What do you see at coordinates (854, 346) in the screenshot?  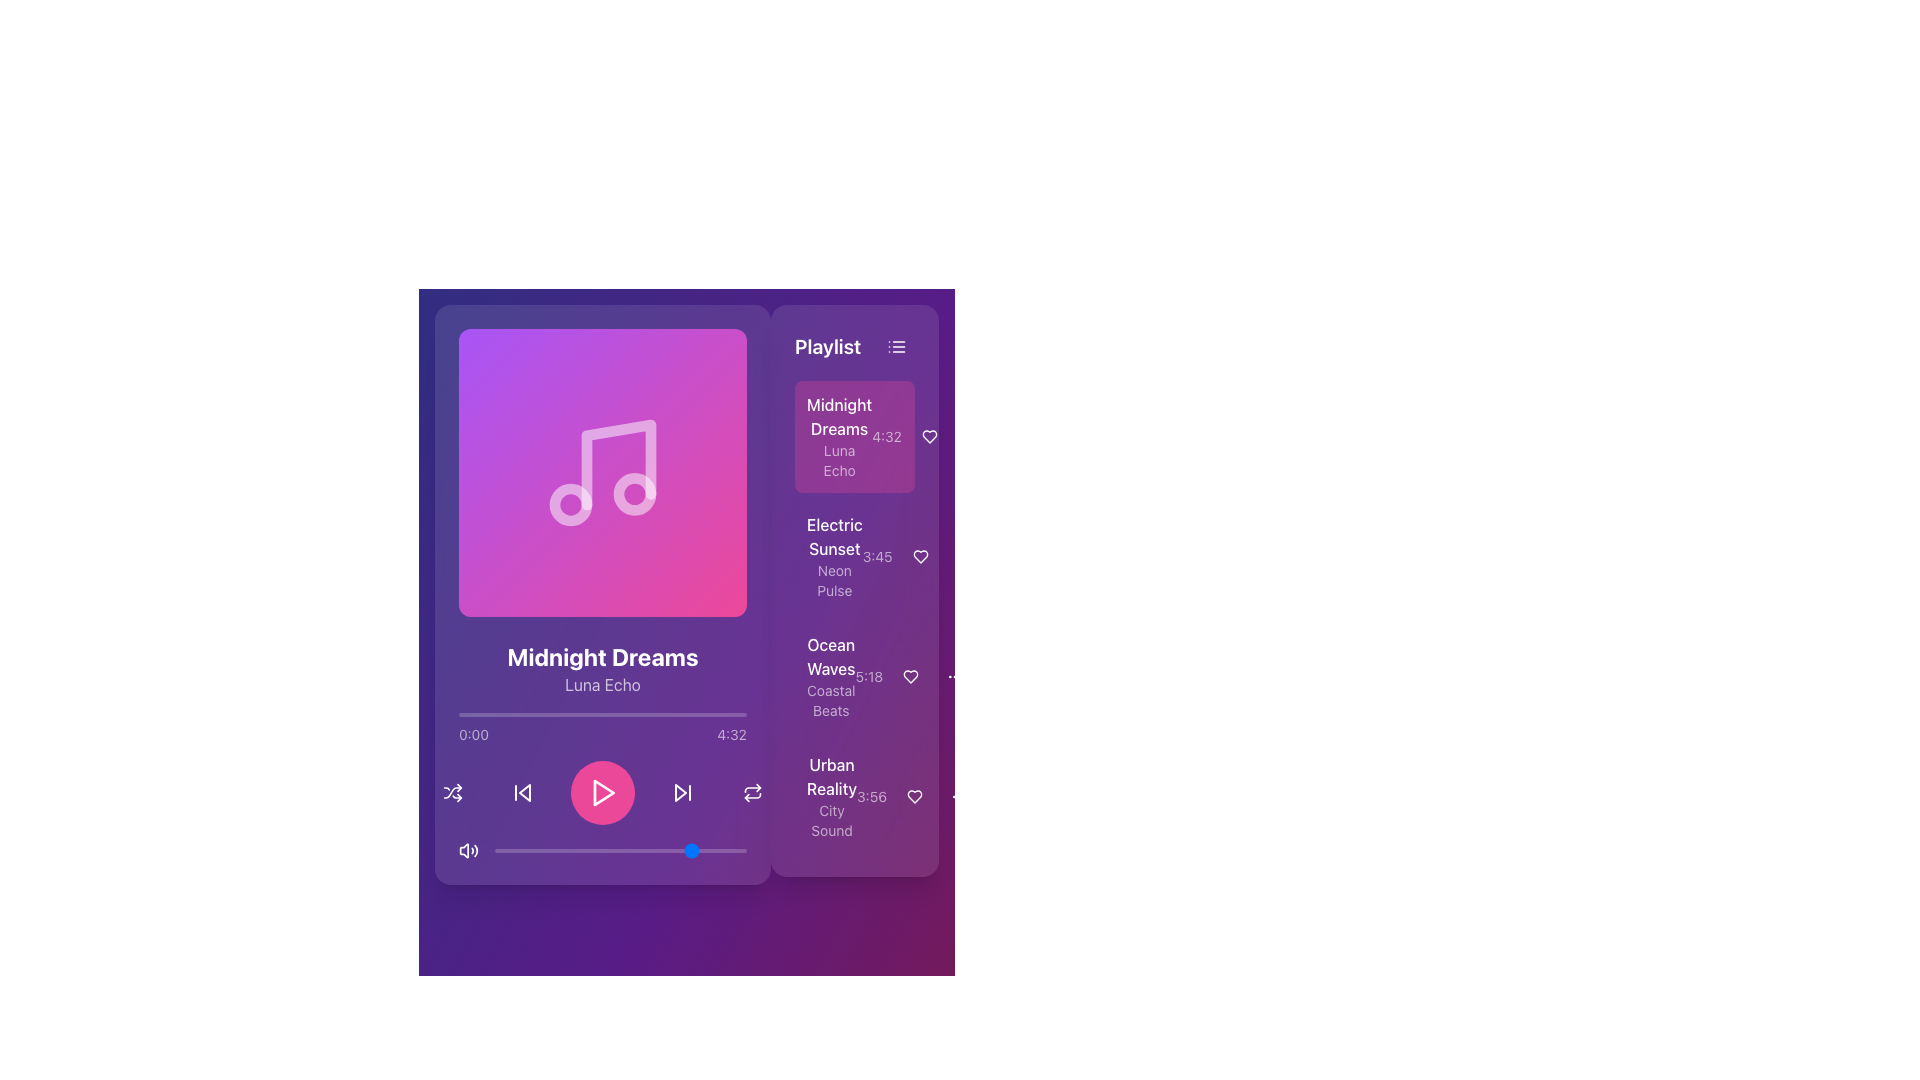 I see `the Text and icon group that serves as the title or heading for the playlist section, located in the top section of the sidebar` at bounding box center [854, 346].